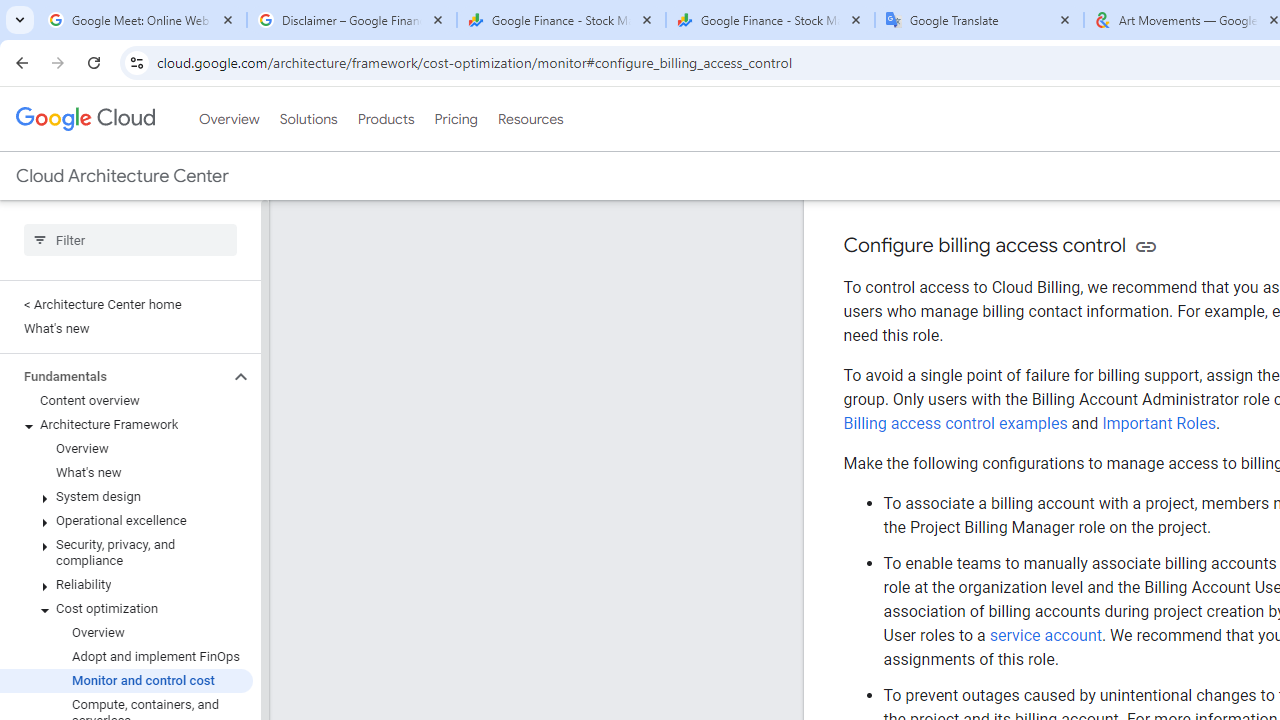 The height and width of the screenshot is (720, 1280). Describe the element at coordinates (307, 119) in the screenshot. I see `'Solutions'` at that location.